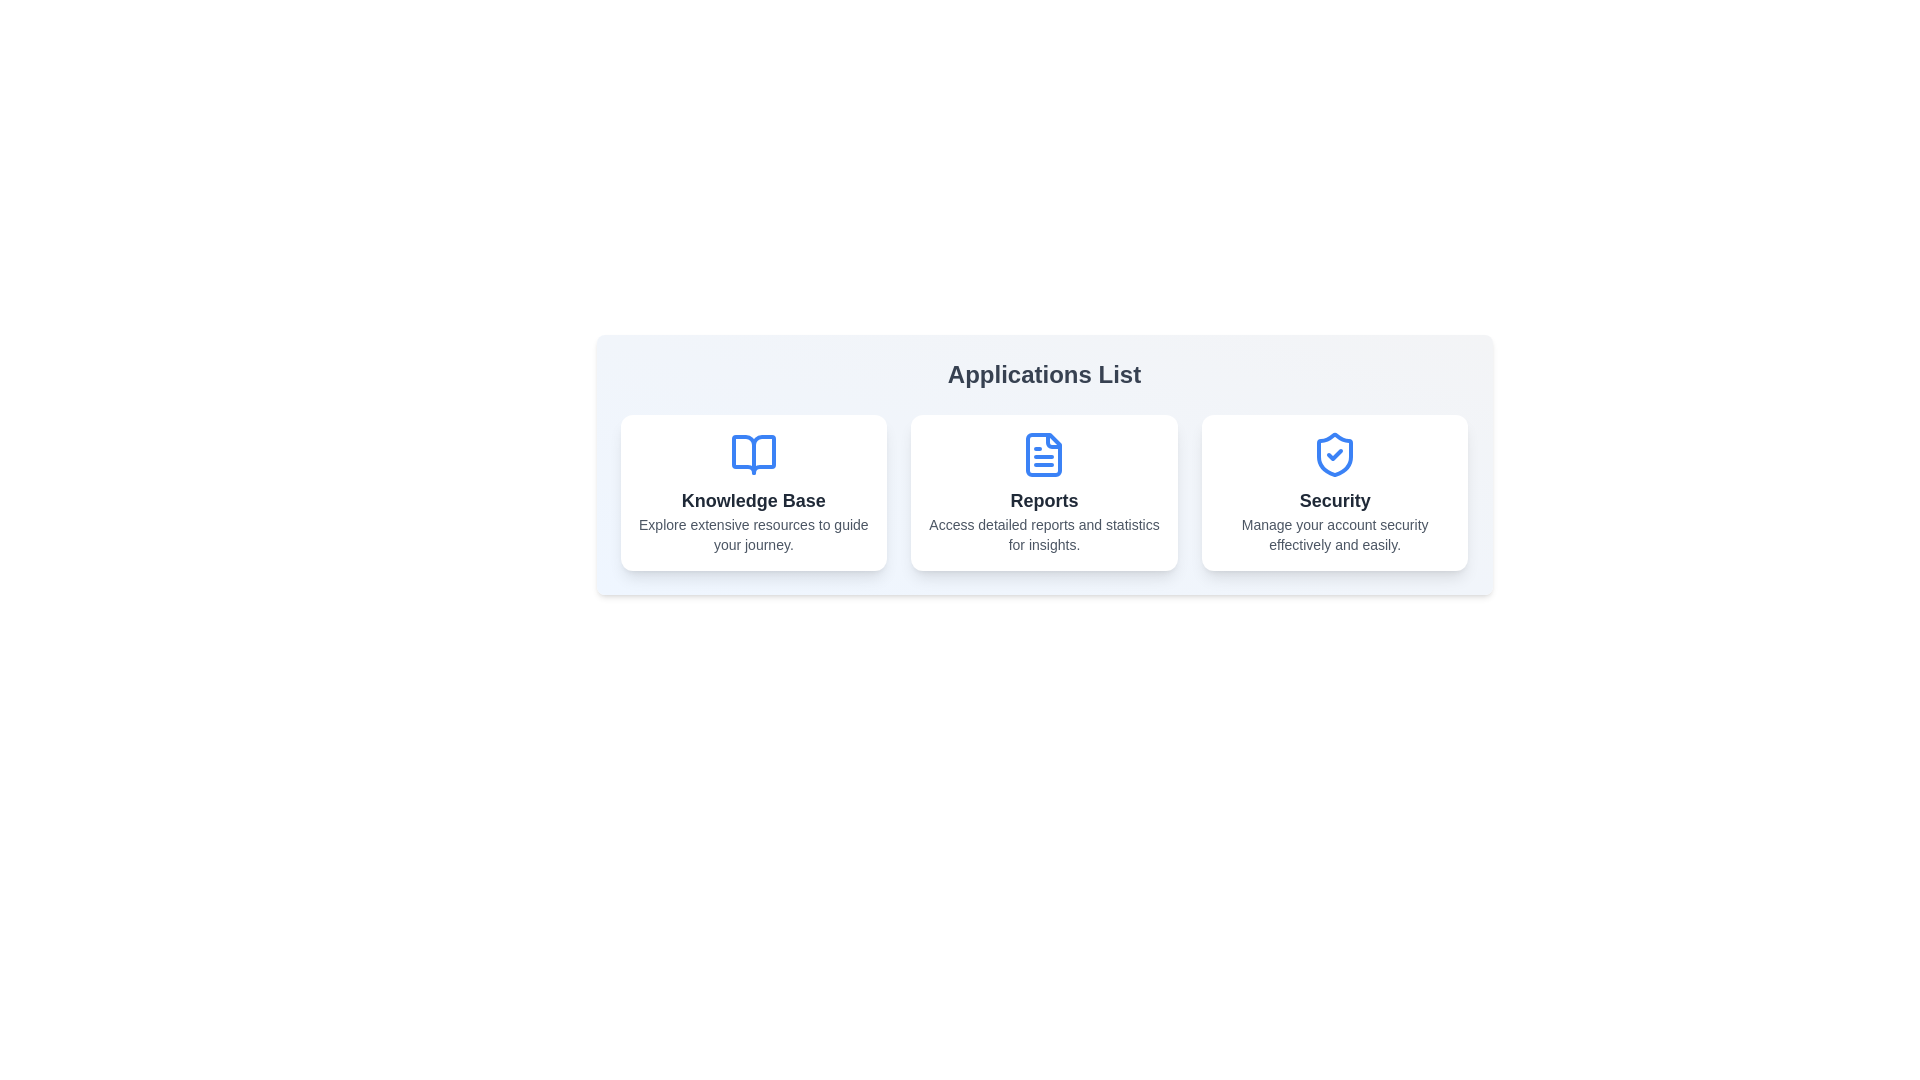 The image size is (1920, 1080). Describe the element at coordinates (752, 493) in the screenshot. I see `the Knowledge Base card to simulate an interaction` at that location.